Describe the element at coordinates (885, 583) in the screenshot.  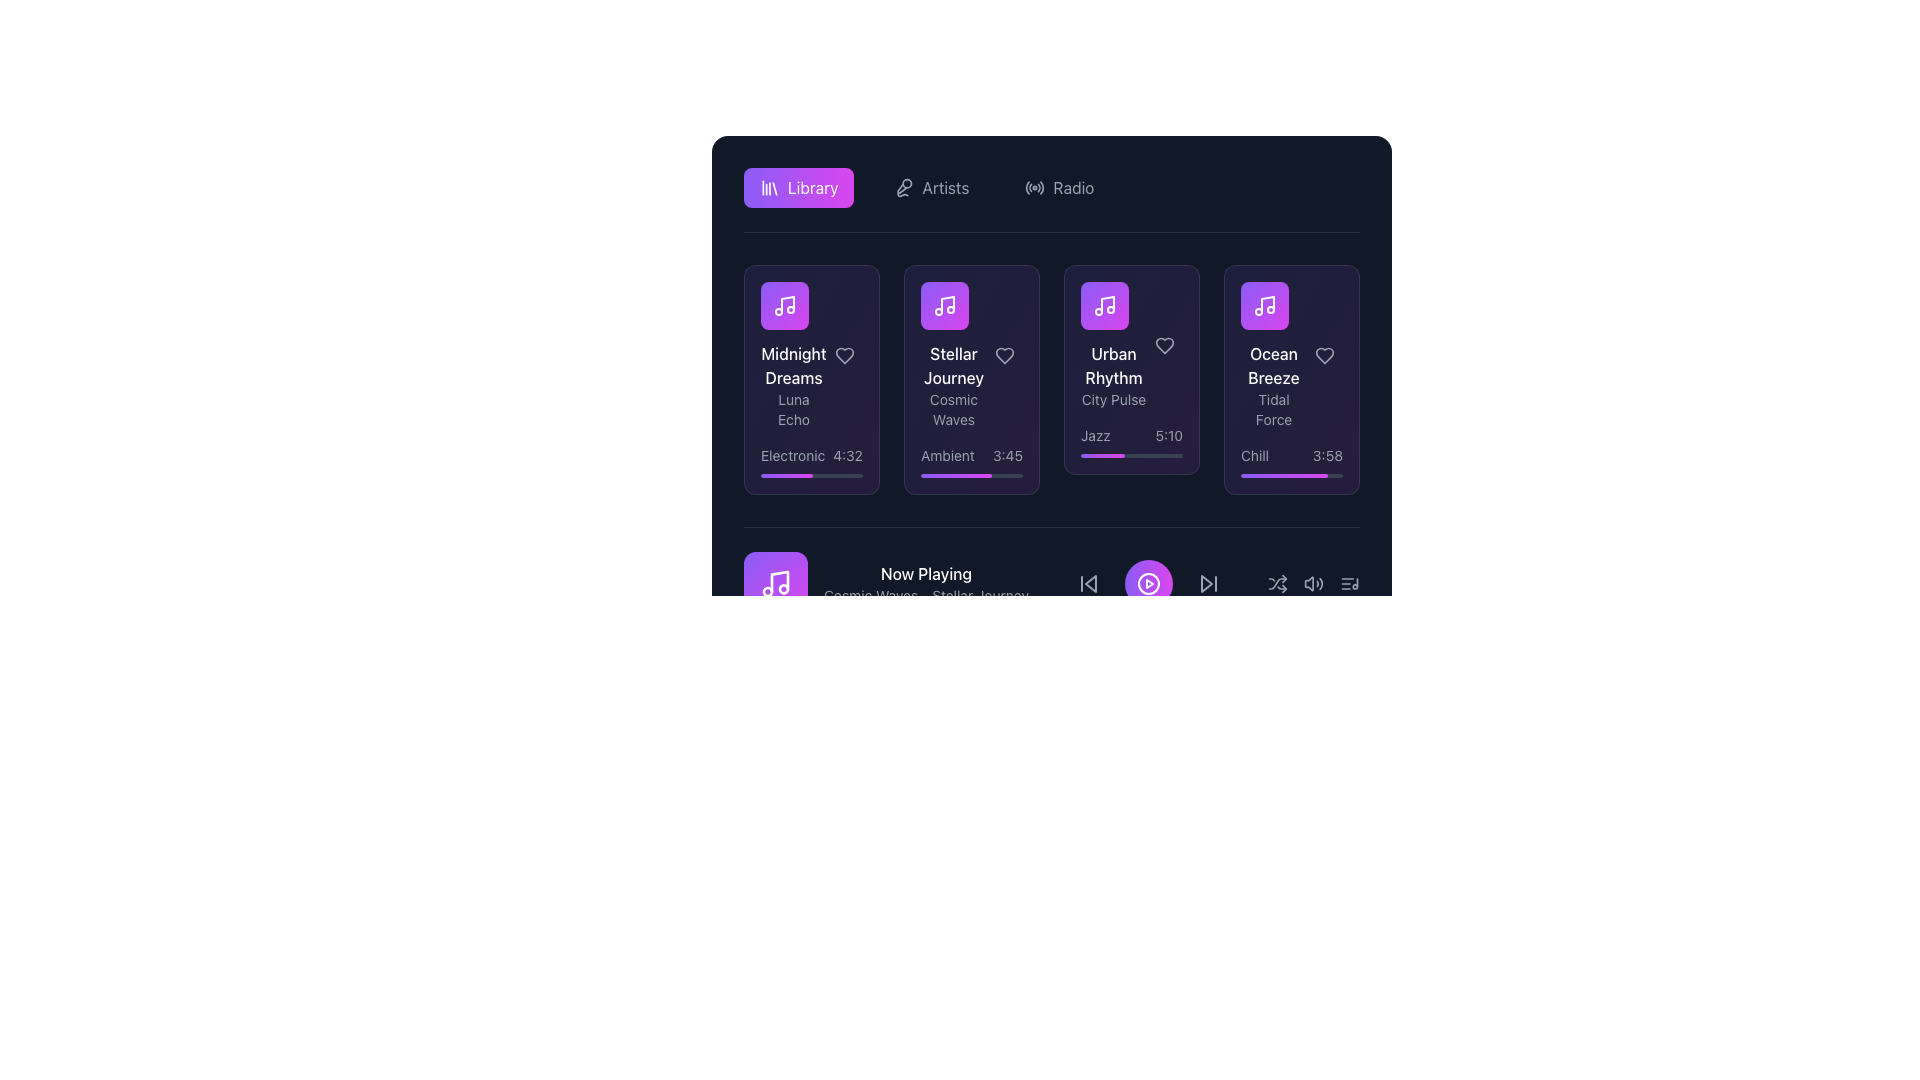
I see `displayed information from the Label titled 'Now Playing' which shows the artist and song information 'Cosmic Waves - Stellar Journey' along with a musical note icon to the left` at that location.